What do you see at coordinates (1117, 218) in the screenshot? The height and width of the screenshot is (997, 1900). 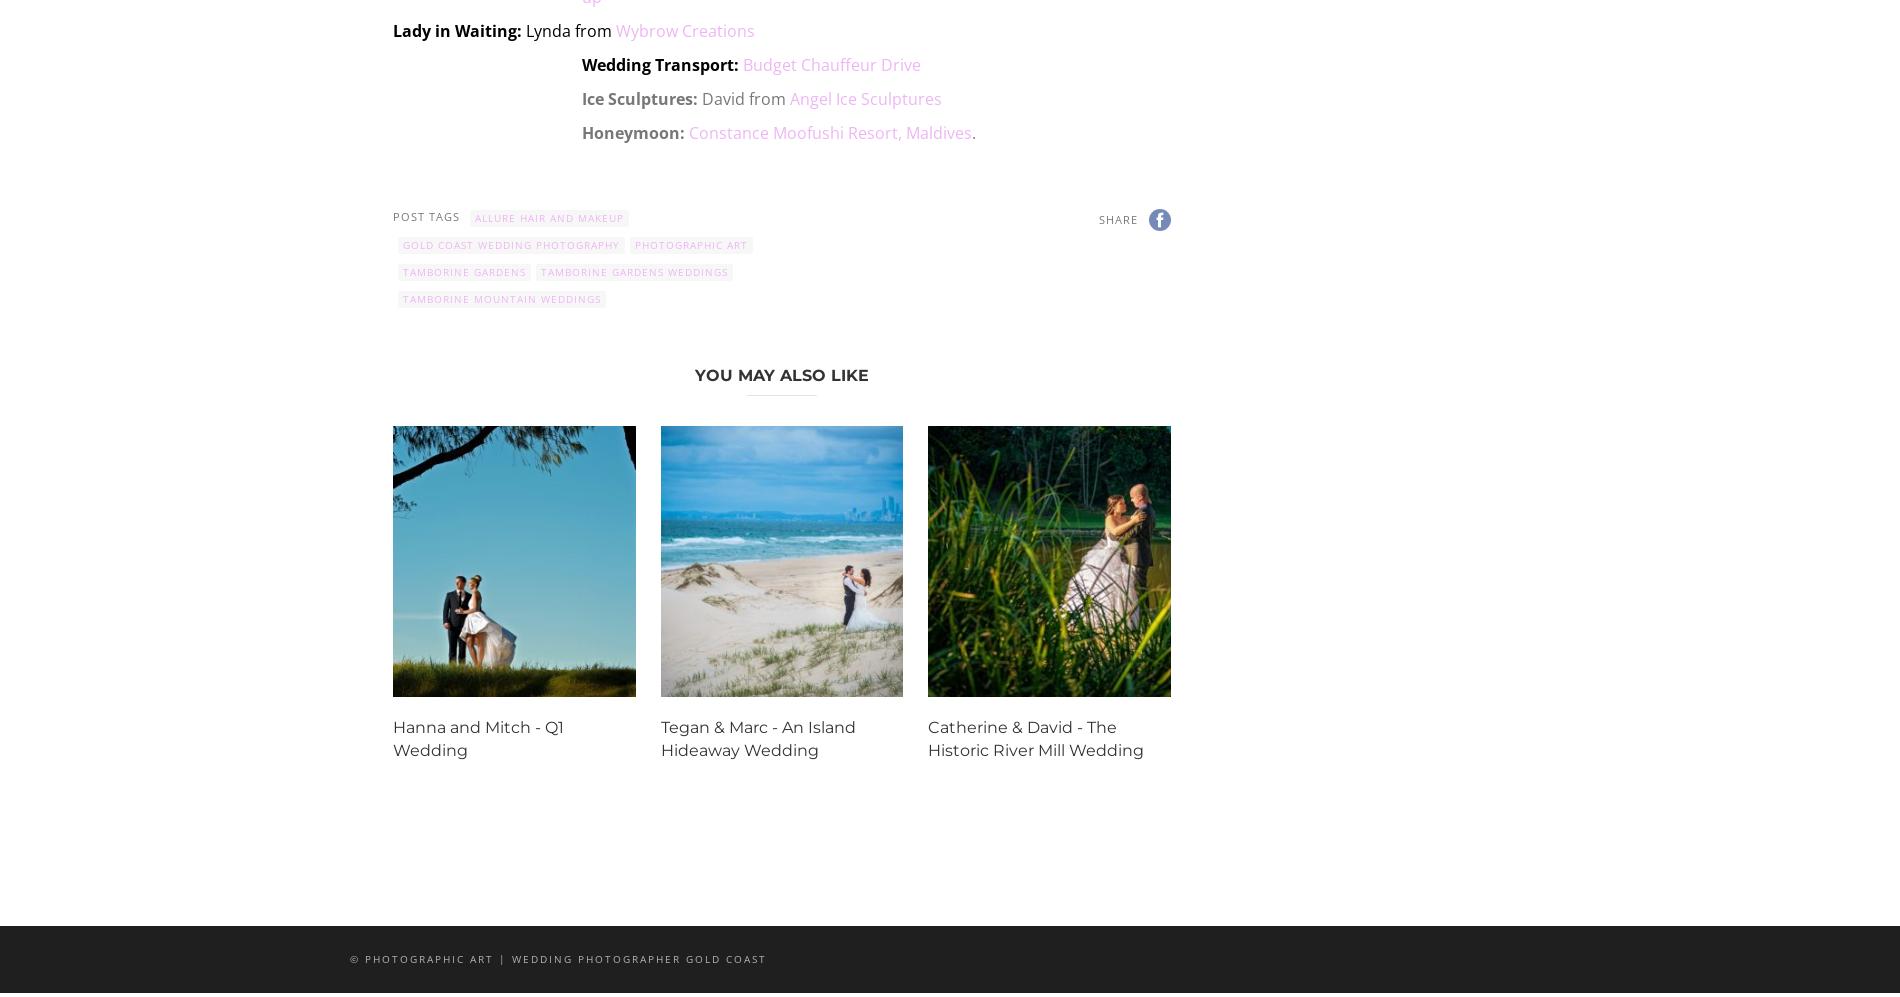 I see `'Share'` at bounding box center [1117, 218].